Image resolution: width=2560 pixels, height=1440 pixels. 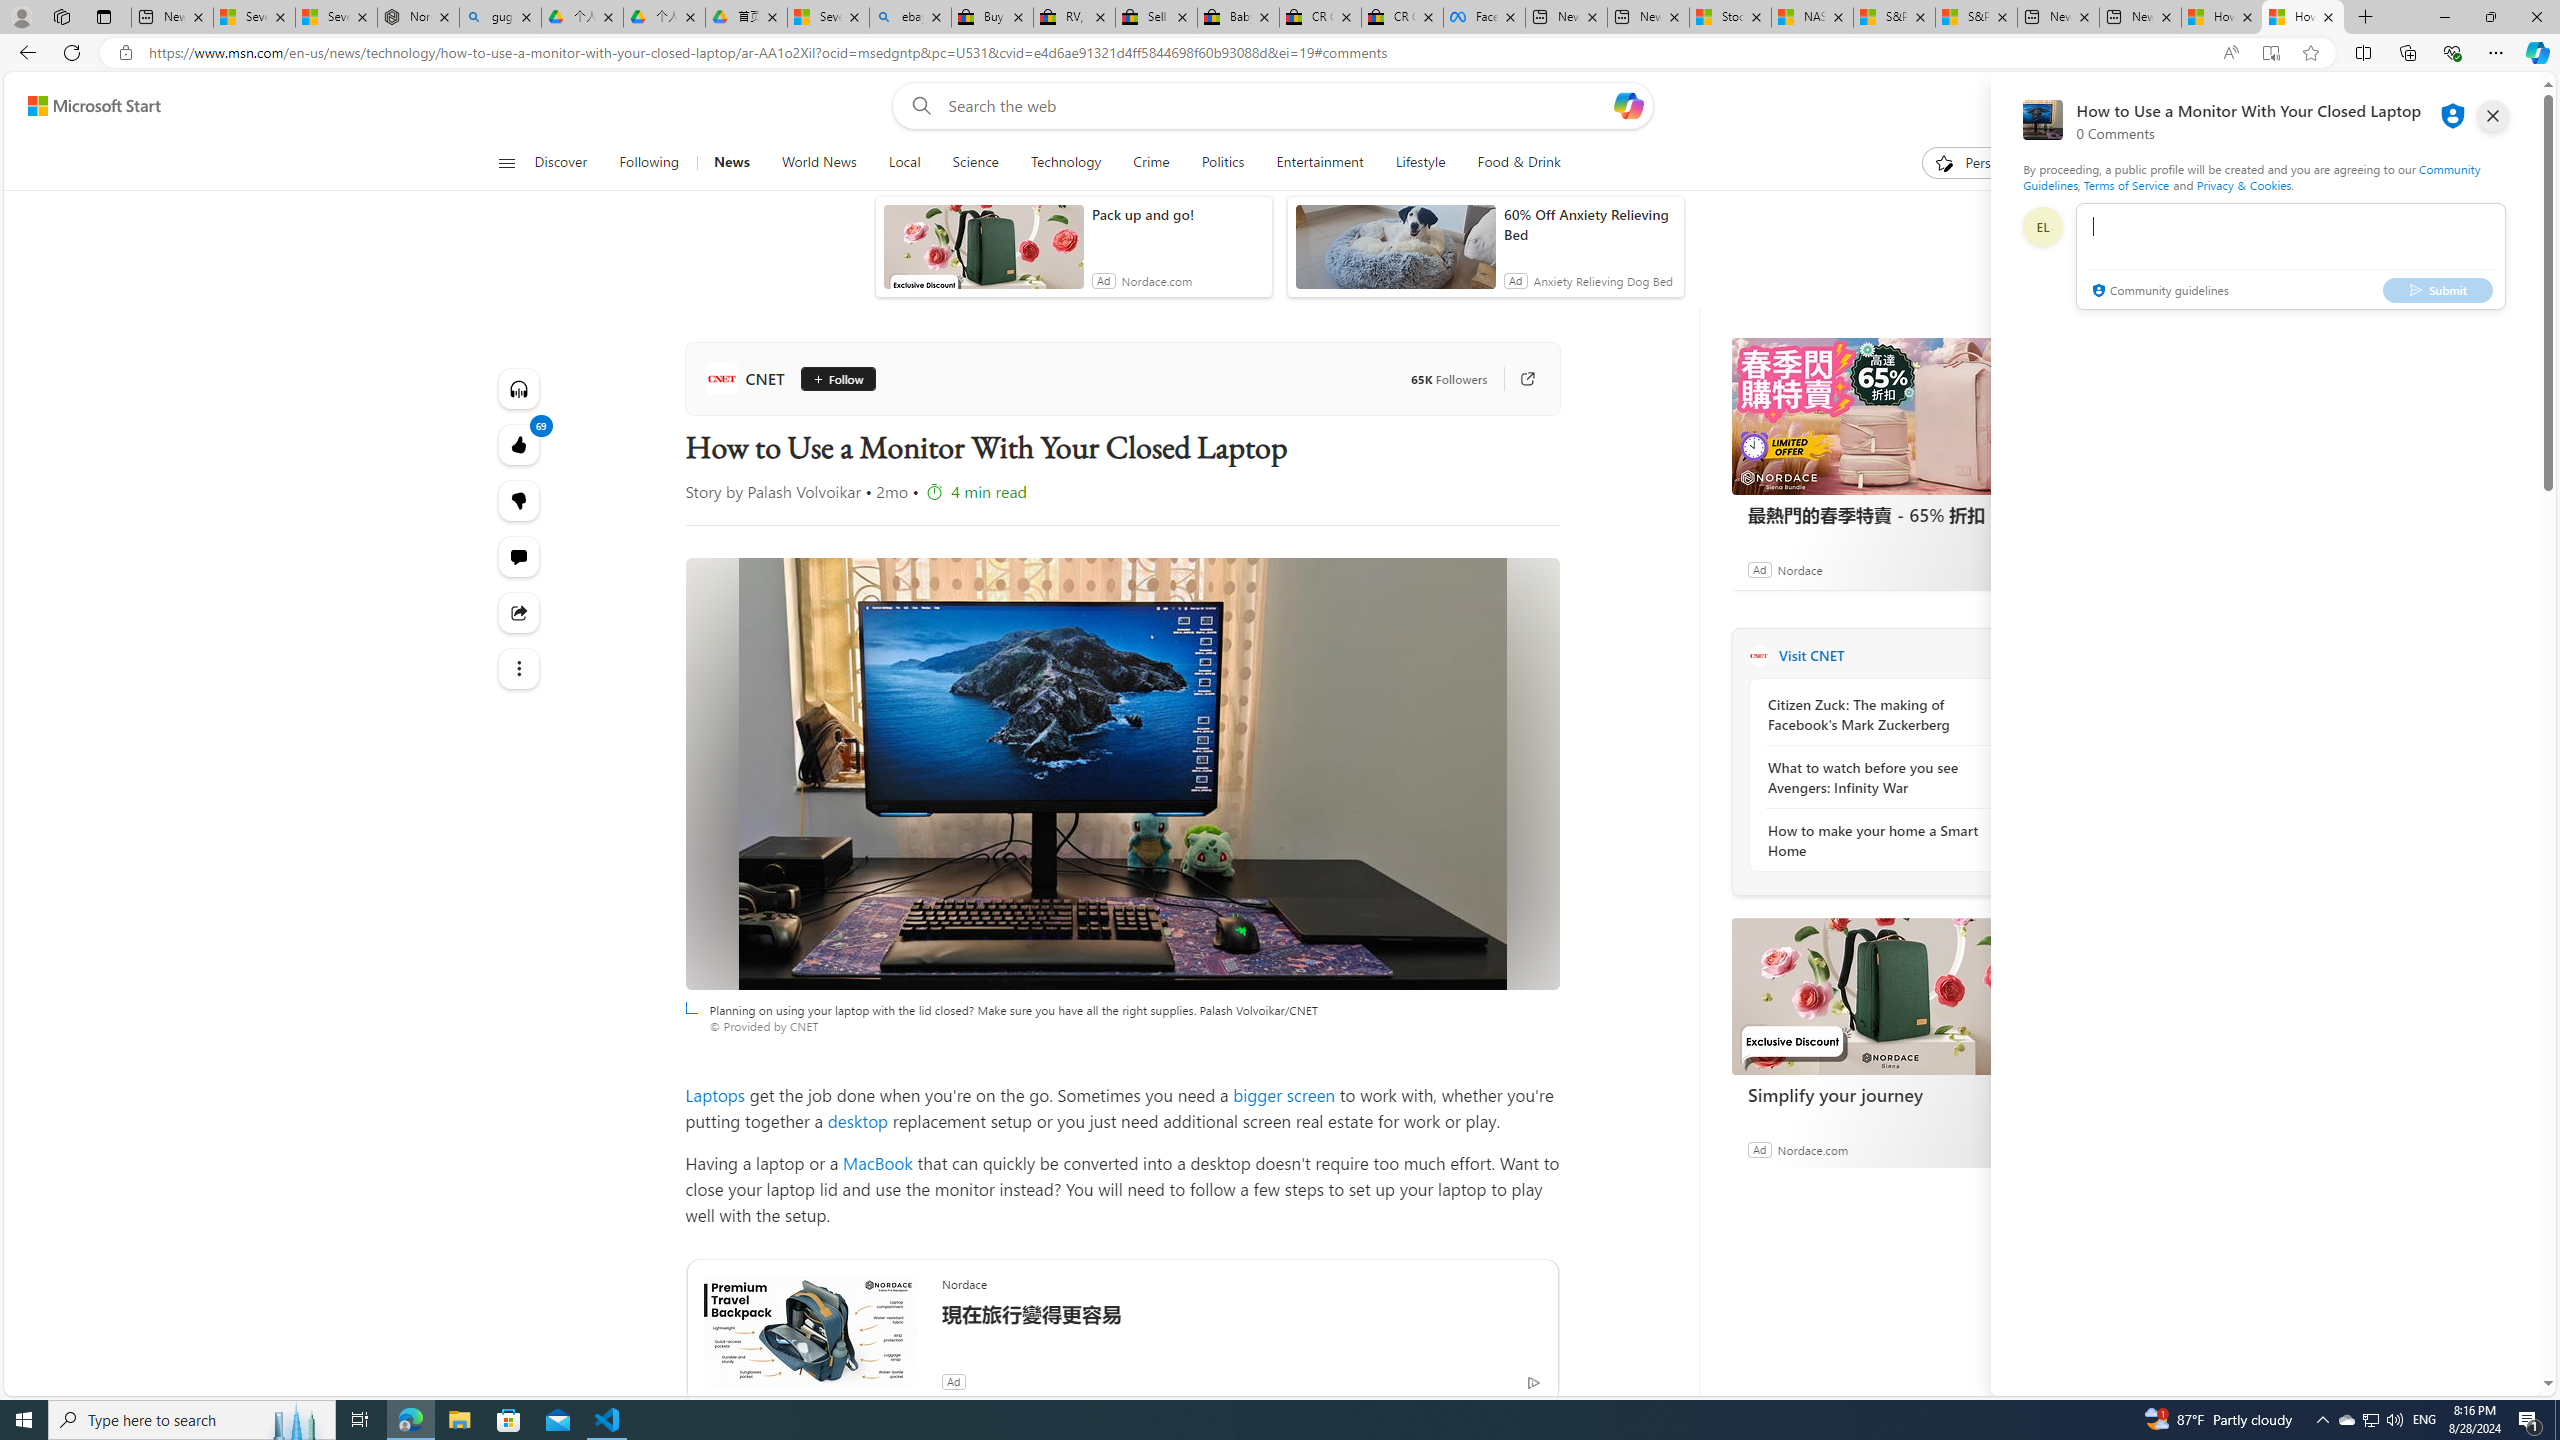 What do you see at coordinates (1875, 777) in the screenshot?
I see `'What to watch before you see Avengers: Infinity War'` at bounding box center [1875, 777].